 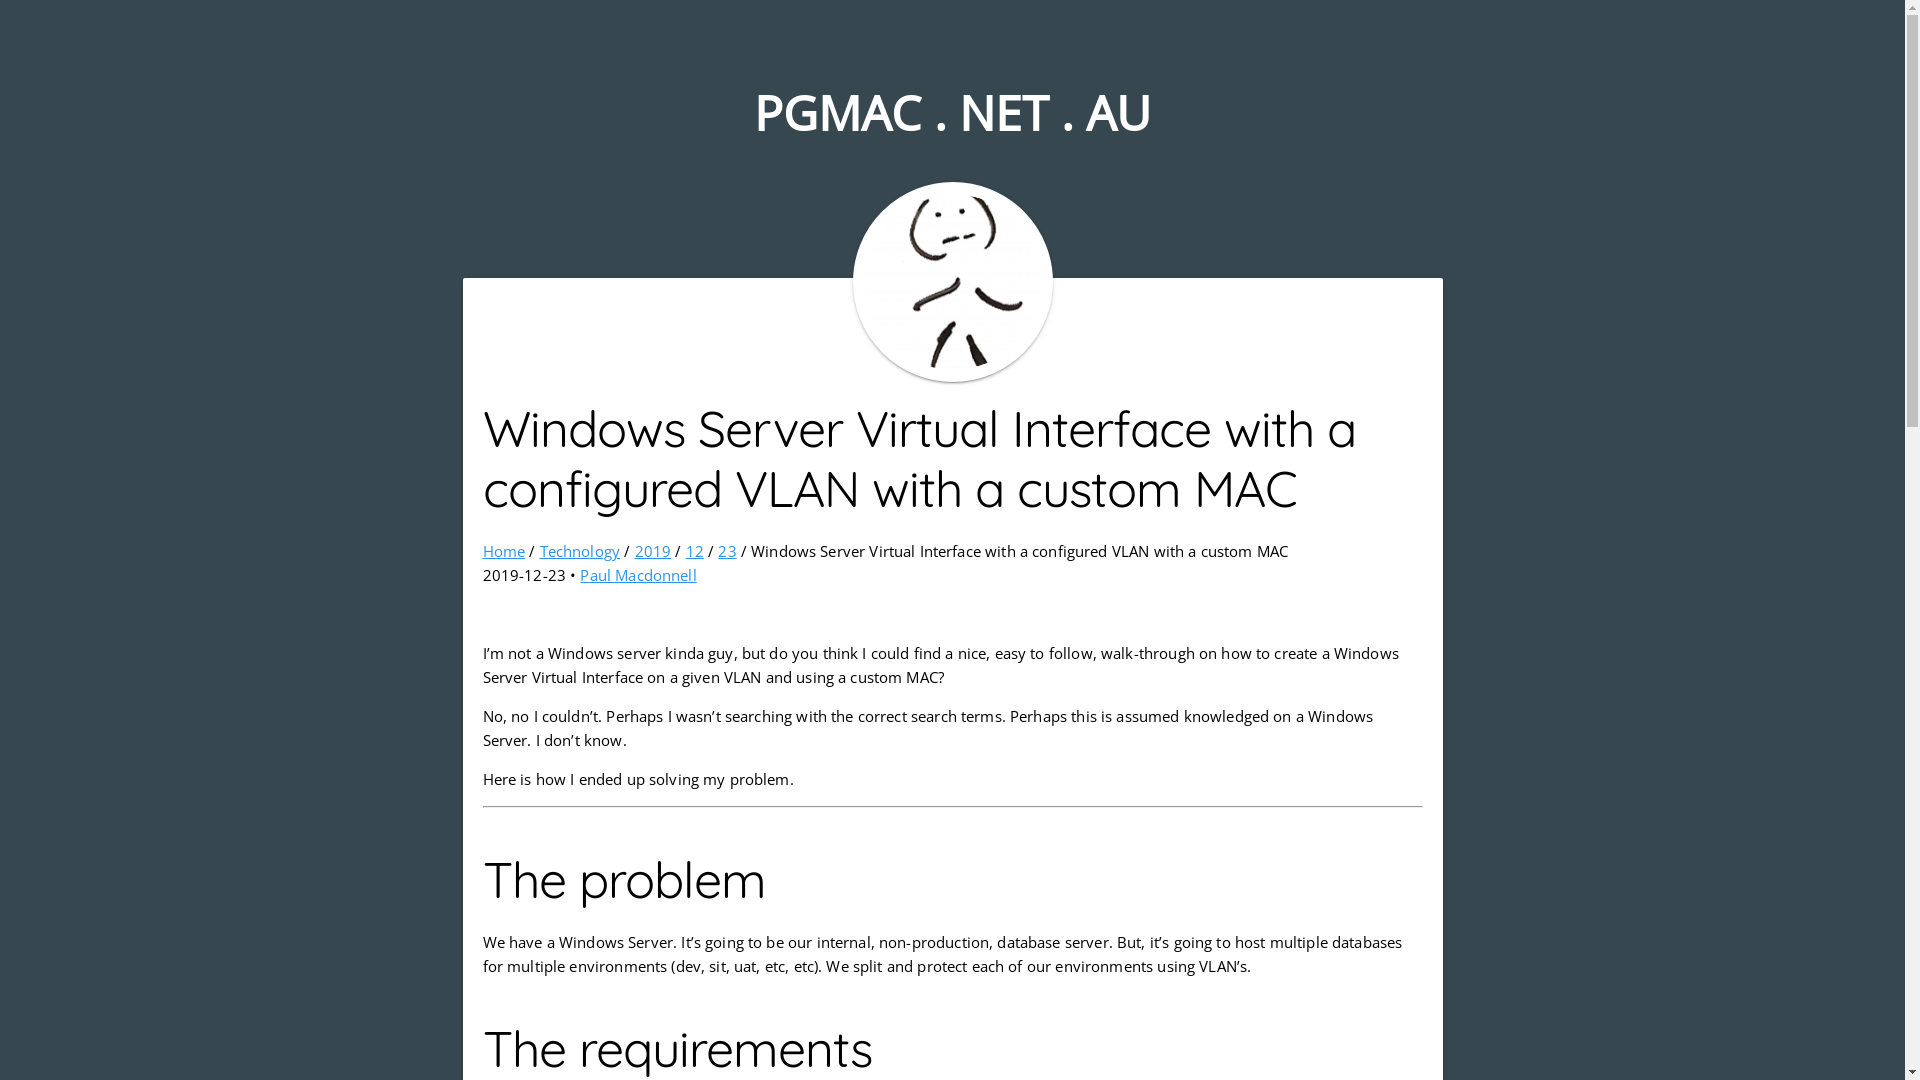 What do you see at coordinates (579, 574) in the screenshot?
I see `'Paul Macdonnell'` at bounding box center [579, 574].